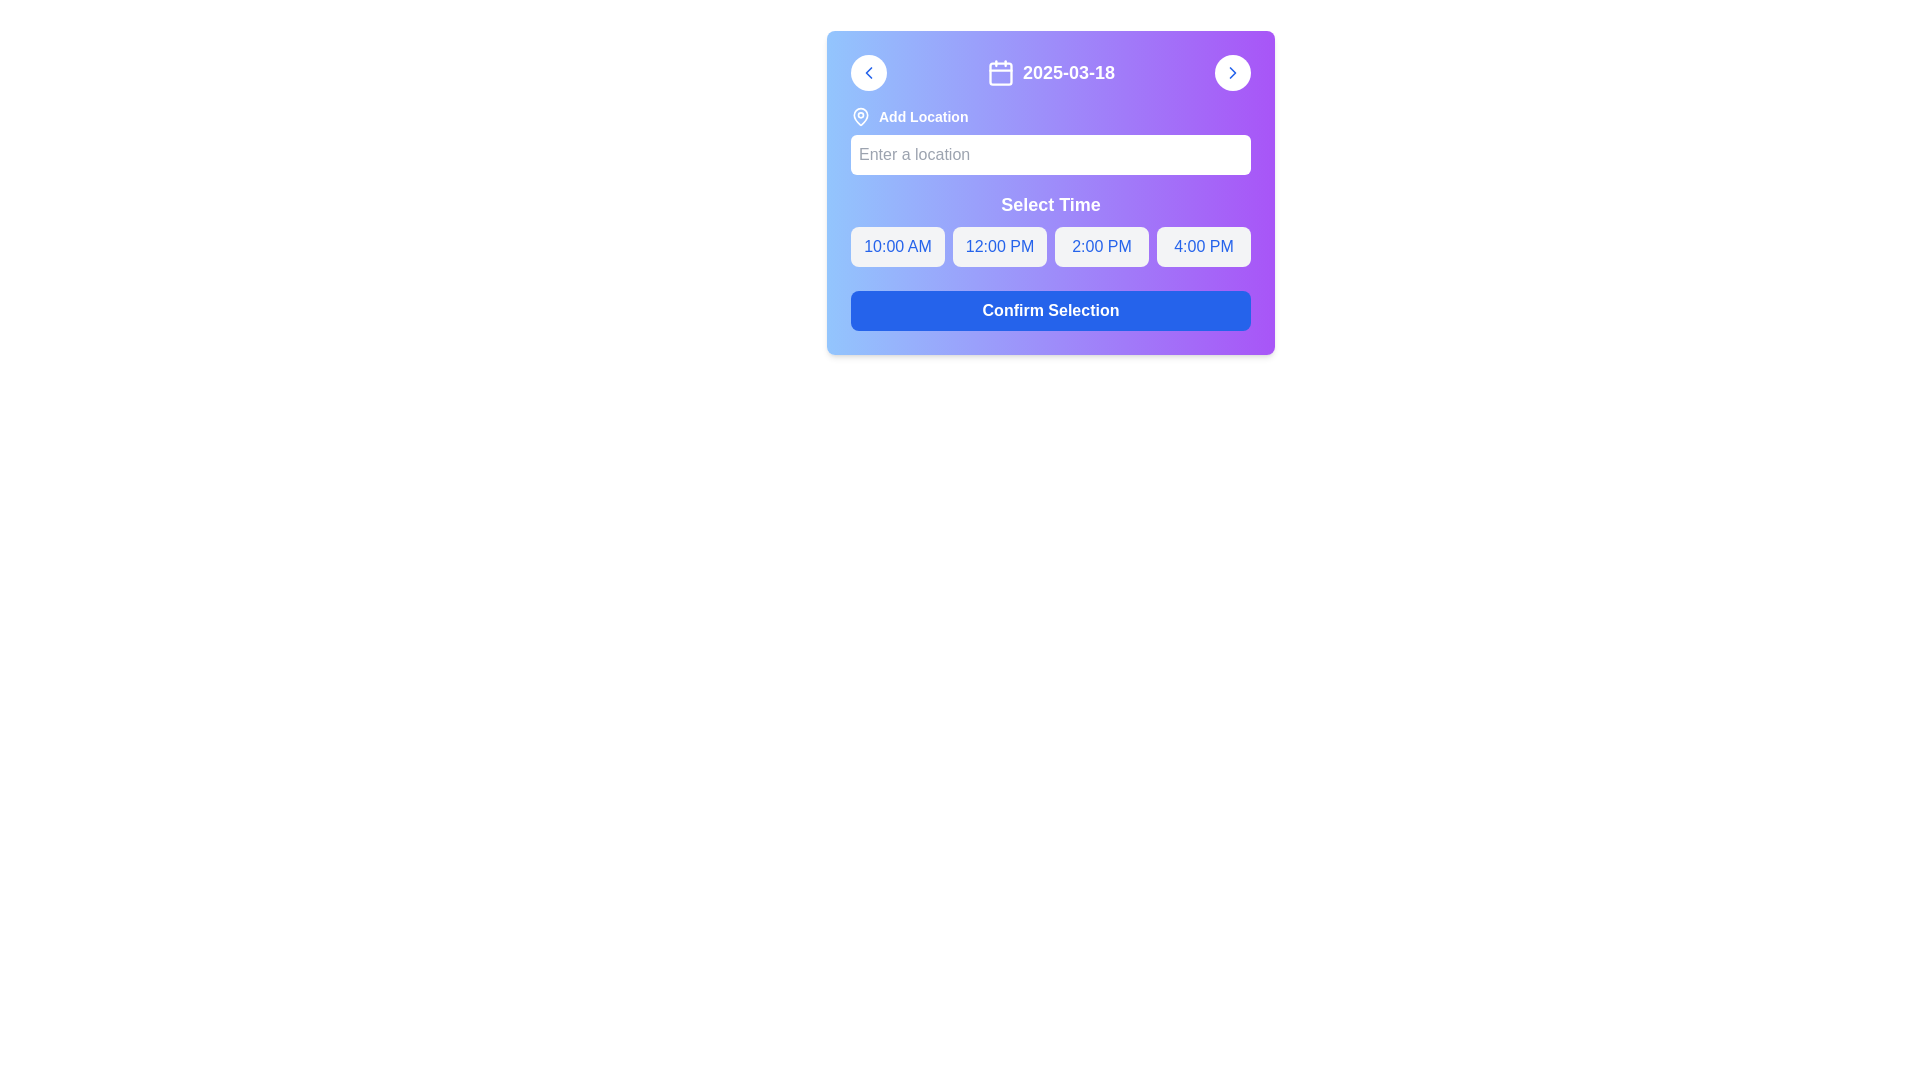 Image resolution: width=1920 pixels, height=1080 pixels. I want to click on the Decorative icon, which is a blue outlined pin marker shape located on the left side of the header section, next to the 'Add Location' text, so click(860, 115).